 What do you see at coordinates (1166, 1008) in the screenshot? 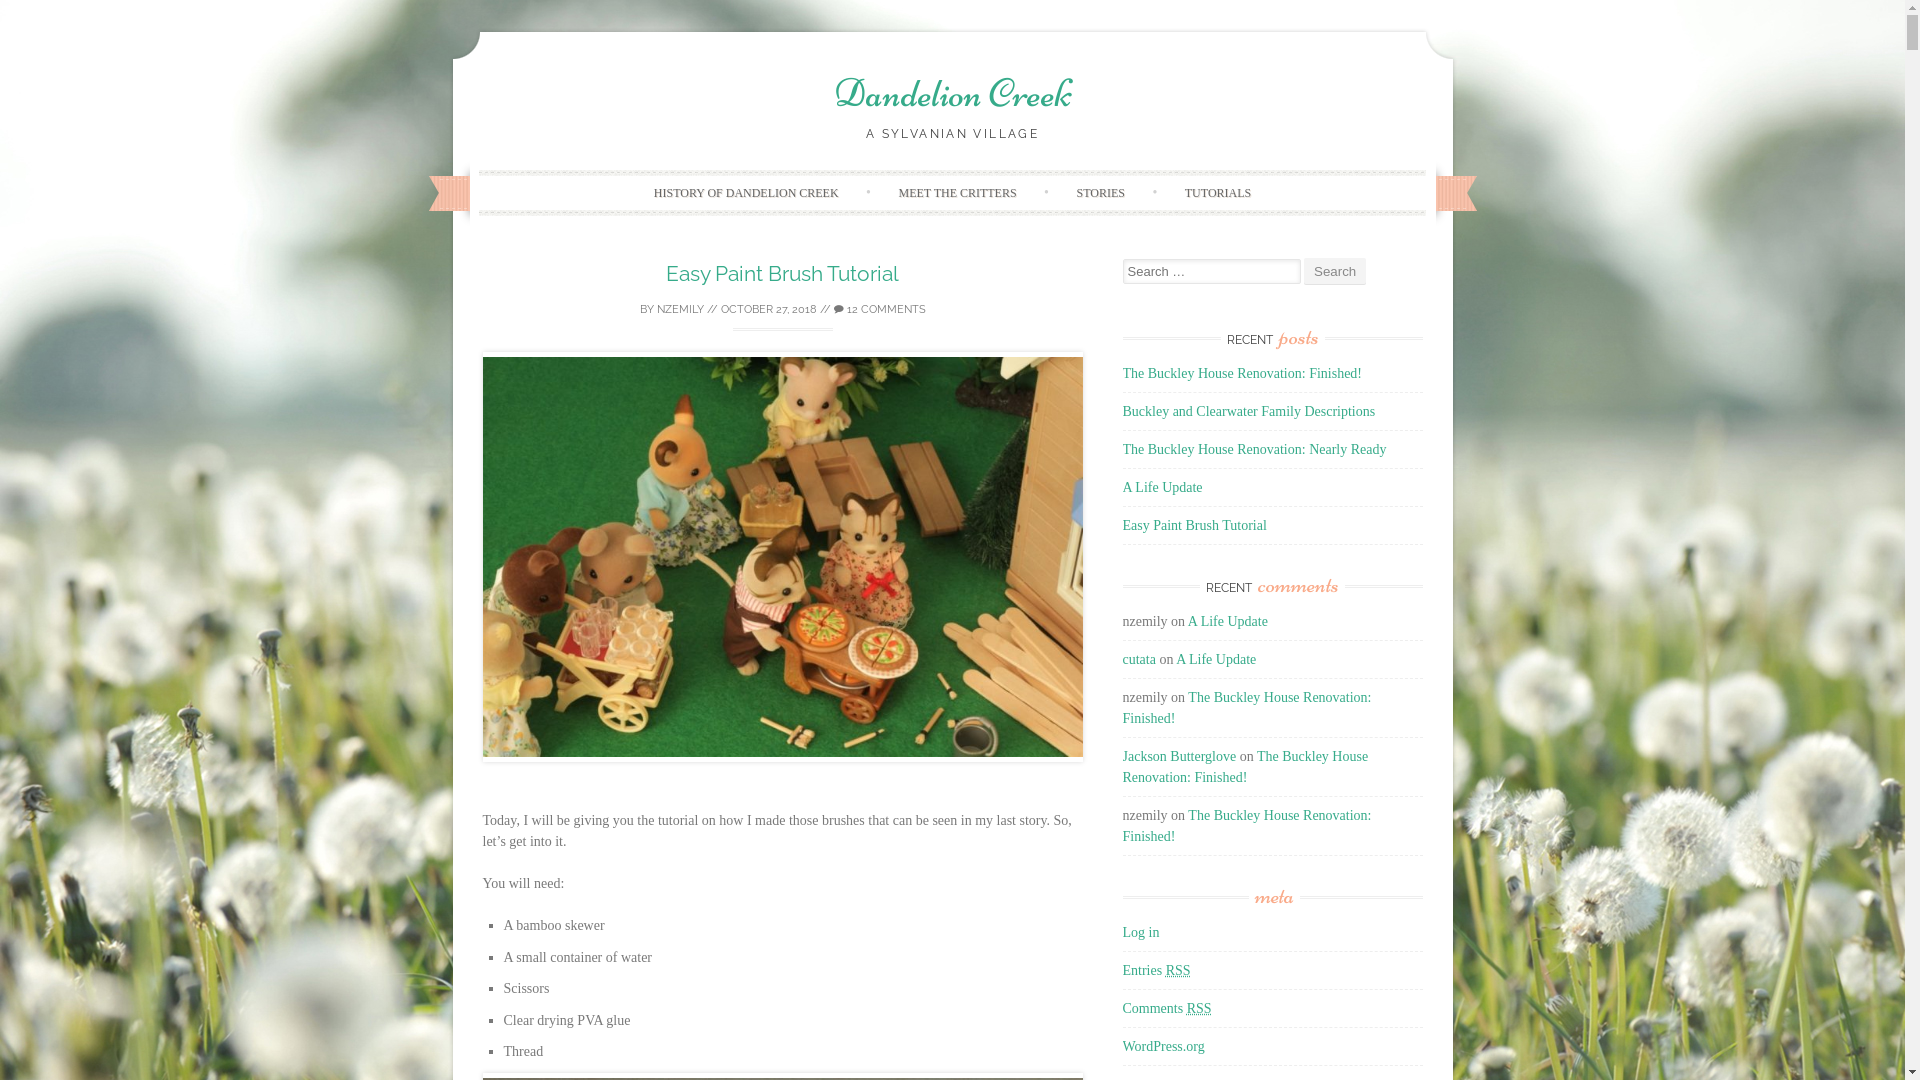
I see `'Comments RSS'` at bounding box center [1166, 1008].